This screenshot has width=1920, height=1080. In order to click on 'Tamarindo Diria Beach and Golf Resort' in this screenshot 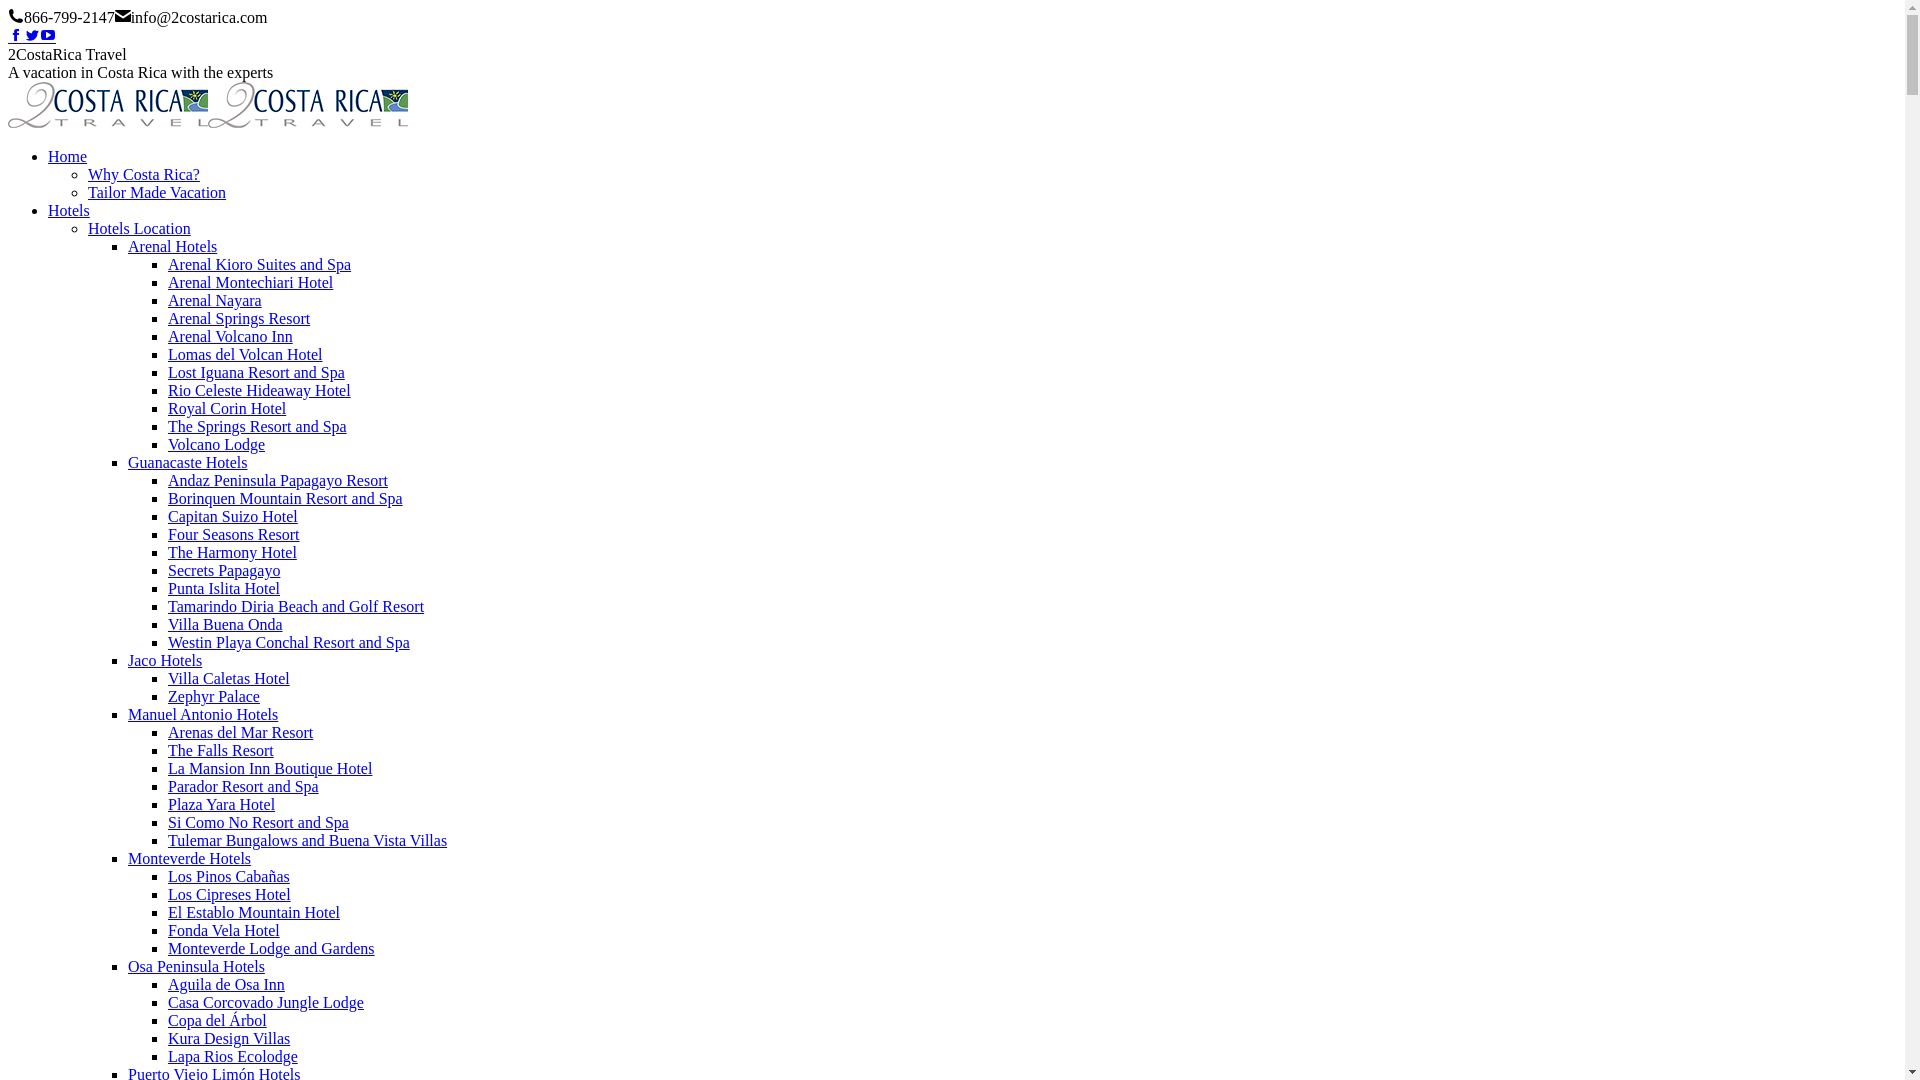, I will do `click(295, 605)`.